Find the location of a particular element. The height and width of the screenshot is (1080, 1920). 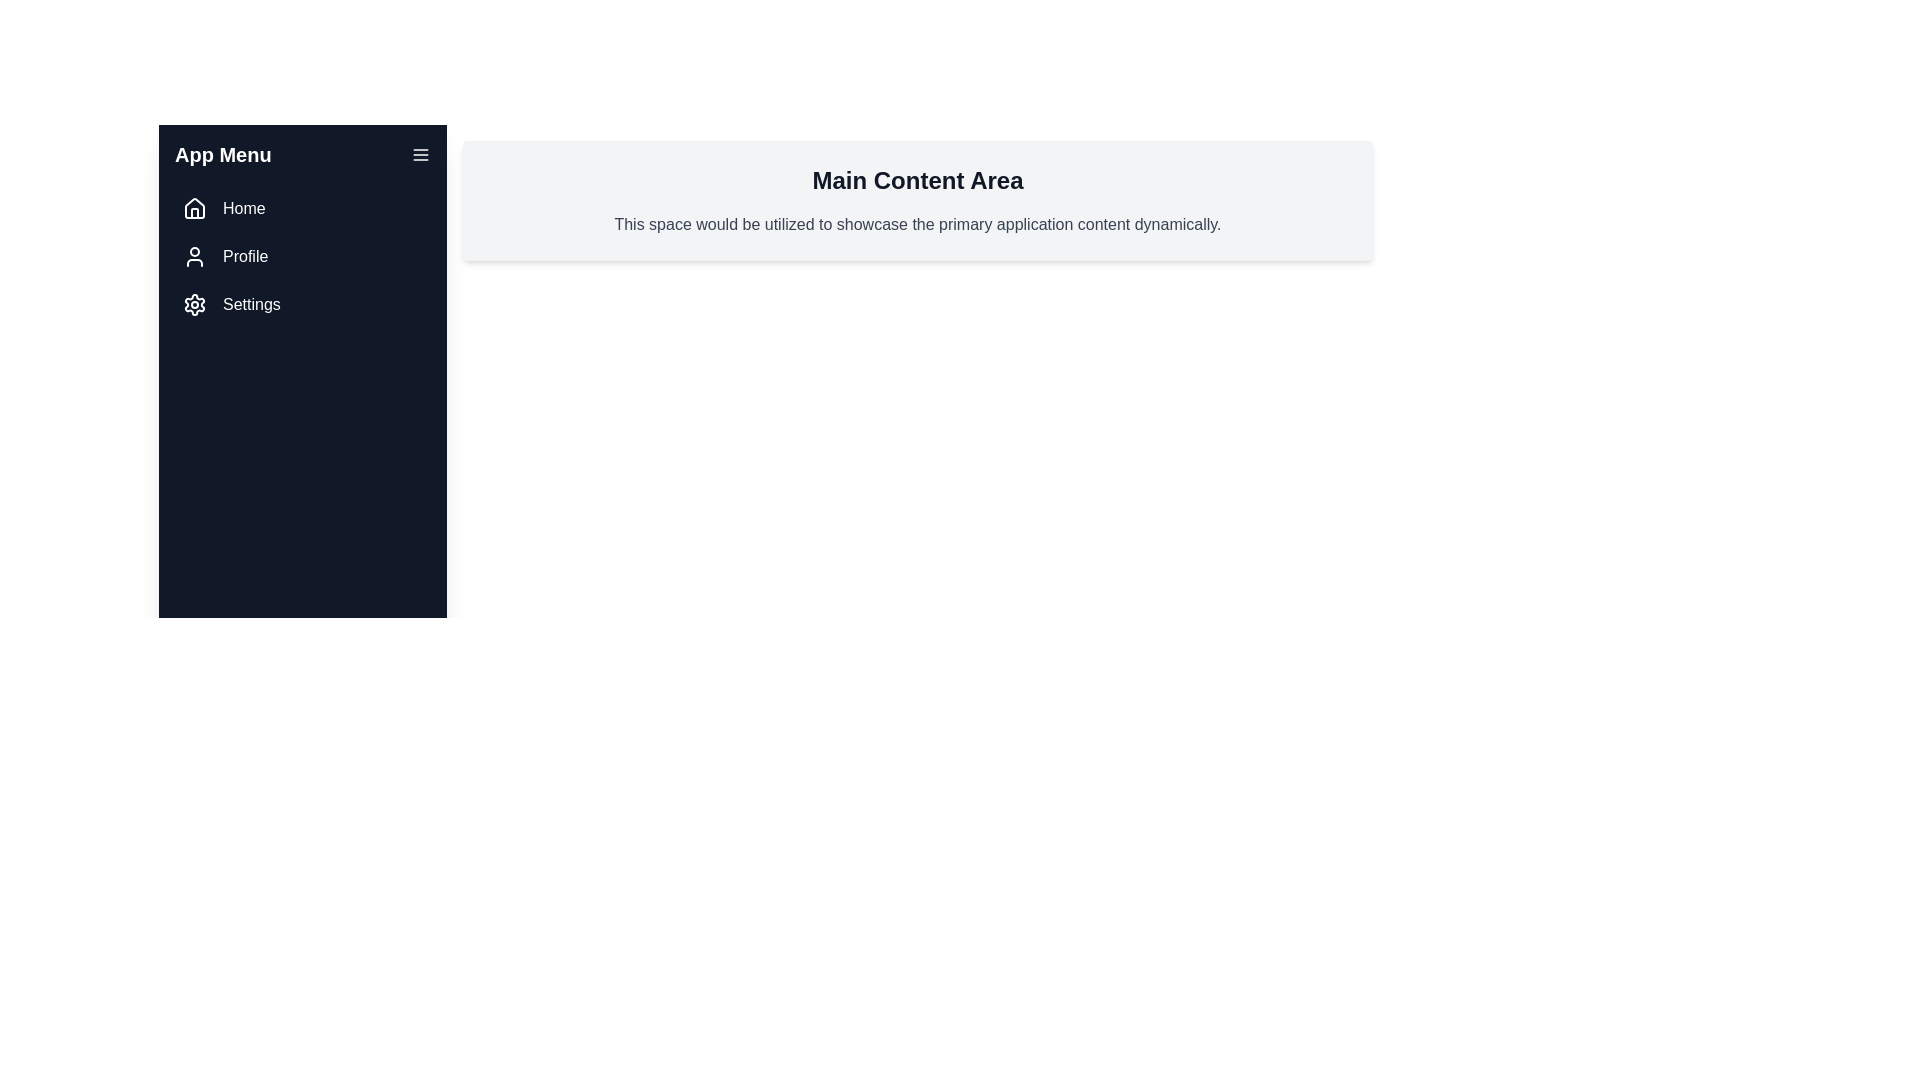

the toggle button to close the drawer is located at coordinates (420, 153).